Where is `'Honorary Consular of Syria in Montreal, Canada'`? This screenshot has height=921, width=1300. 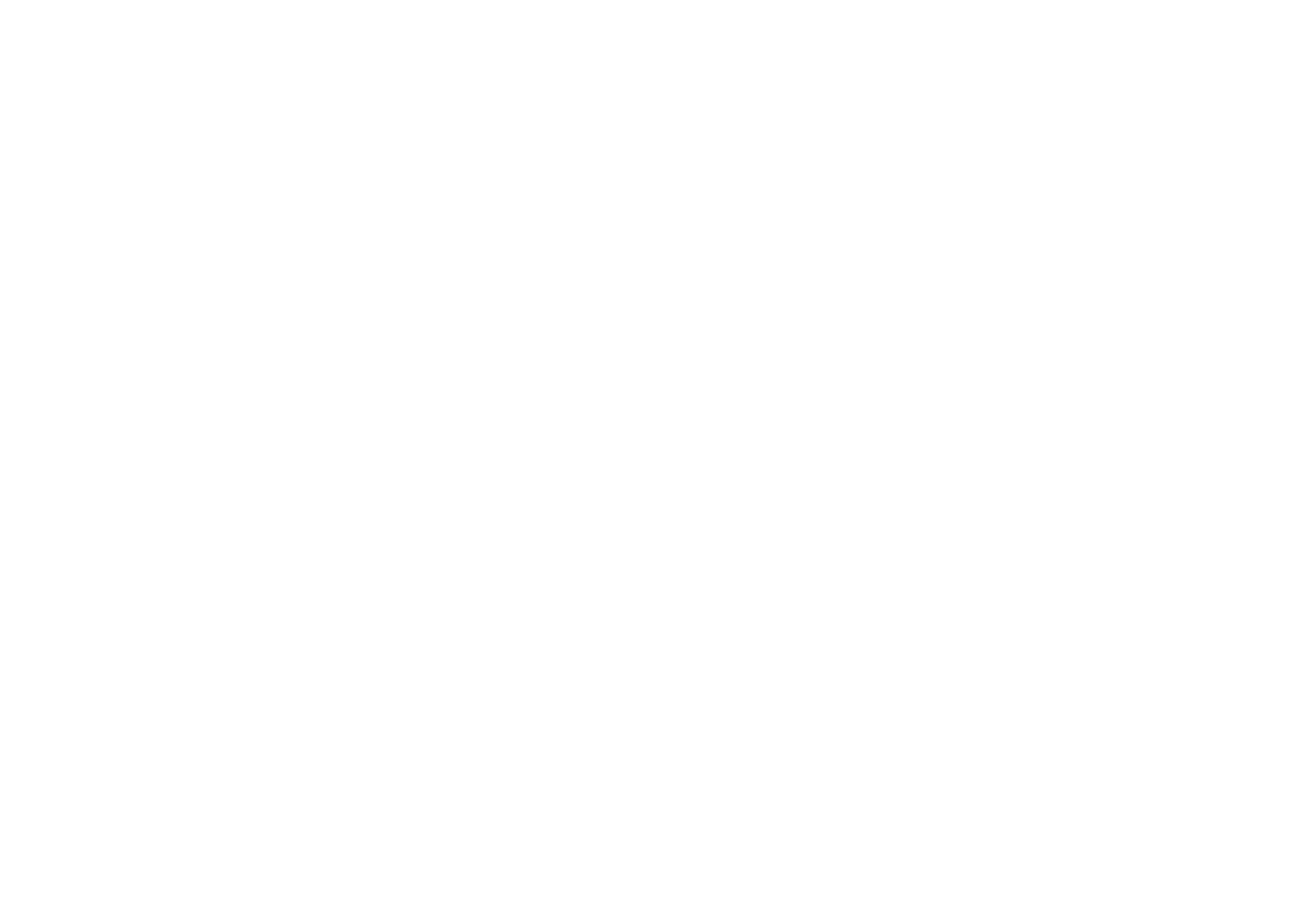
'Honorary Consular of Syria in Montreal, Canada' is located at coordinates (374, 60).